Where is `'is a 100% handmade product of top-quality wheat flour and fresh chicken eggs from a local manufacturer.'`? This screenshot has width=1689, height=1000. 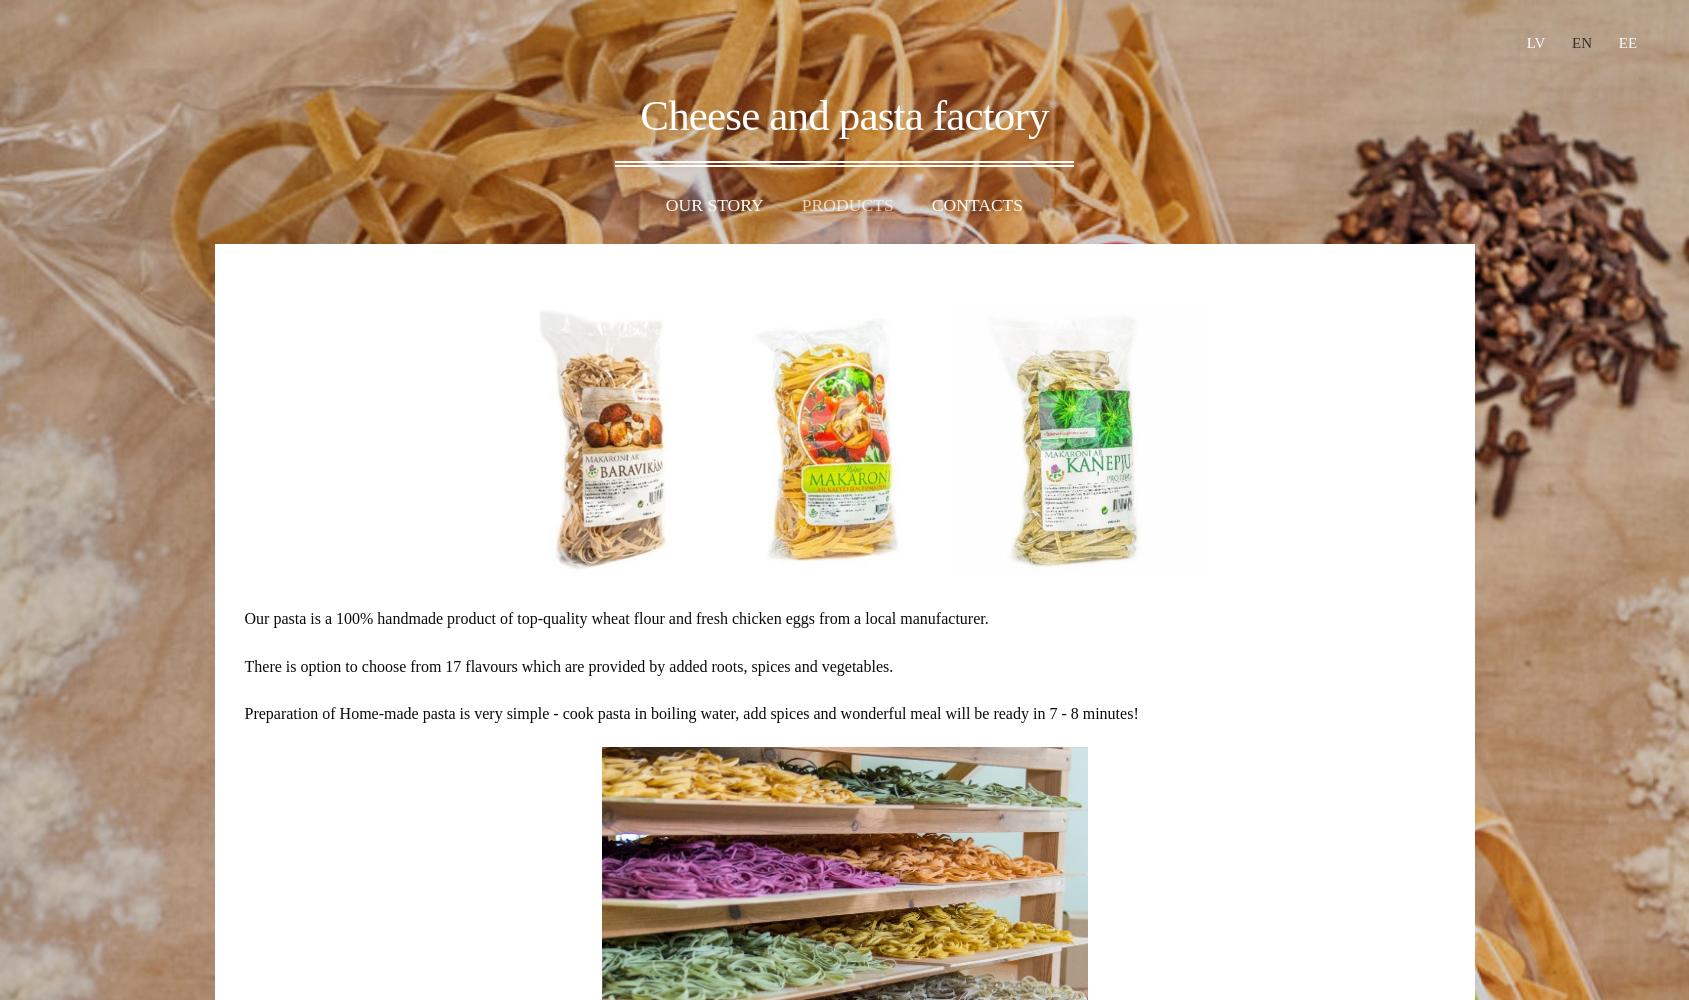 'is a 100% handmade product of top-quality wheat flour and fresh chicken eggs from a local manufacturer.' is located at coordinates (646, 617).